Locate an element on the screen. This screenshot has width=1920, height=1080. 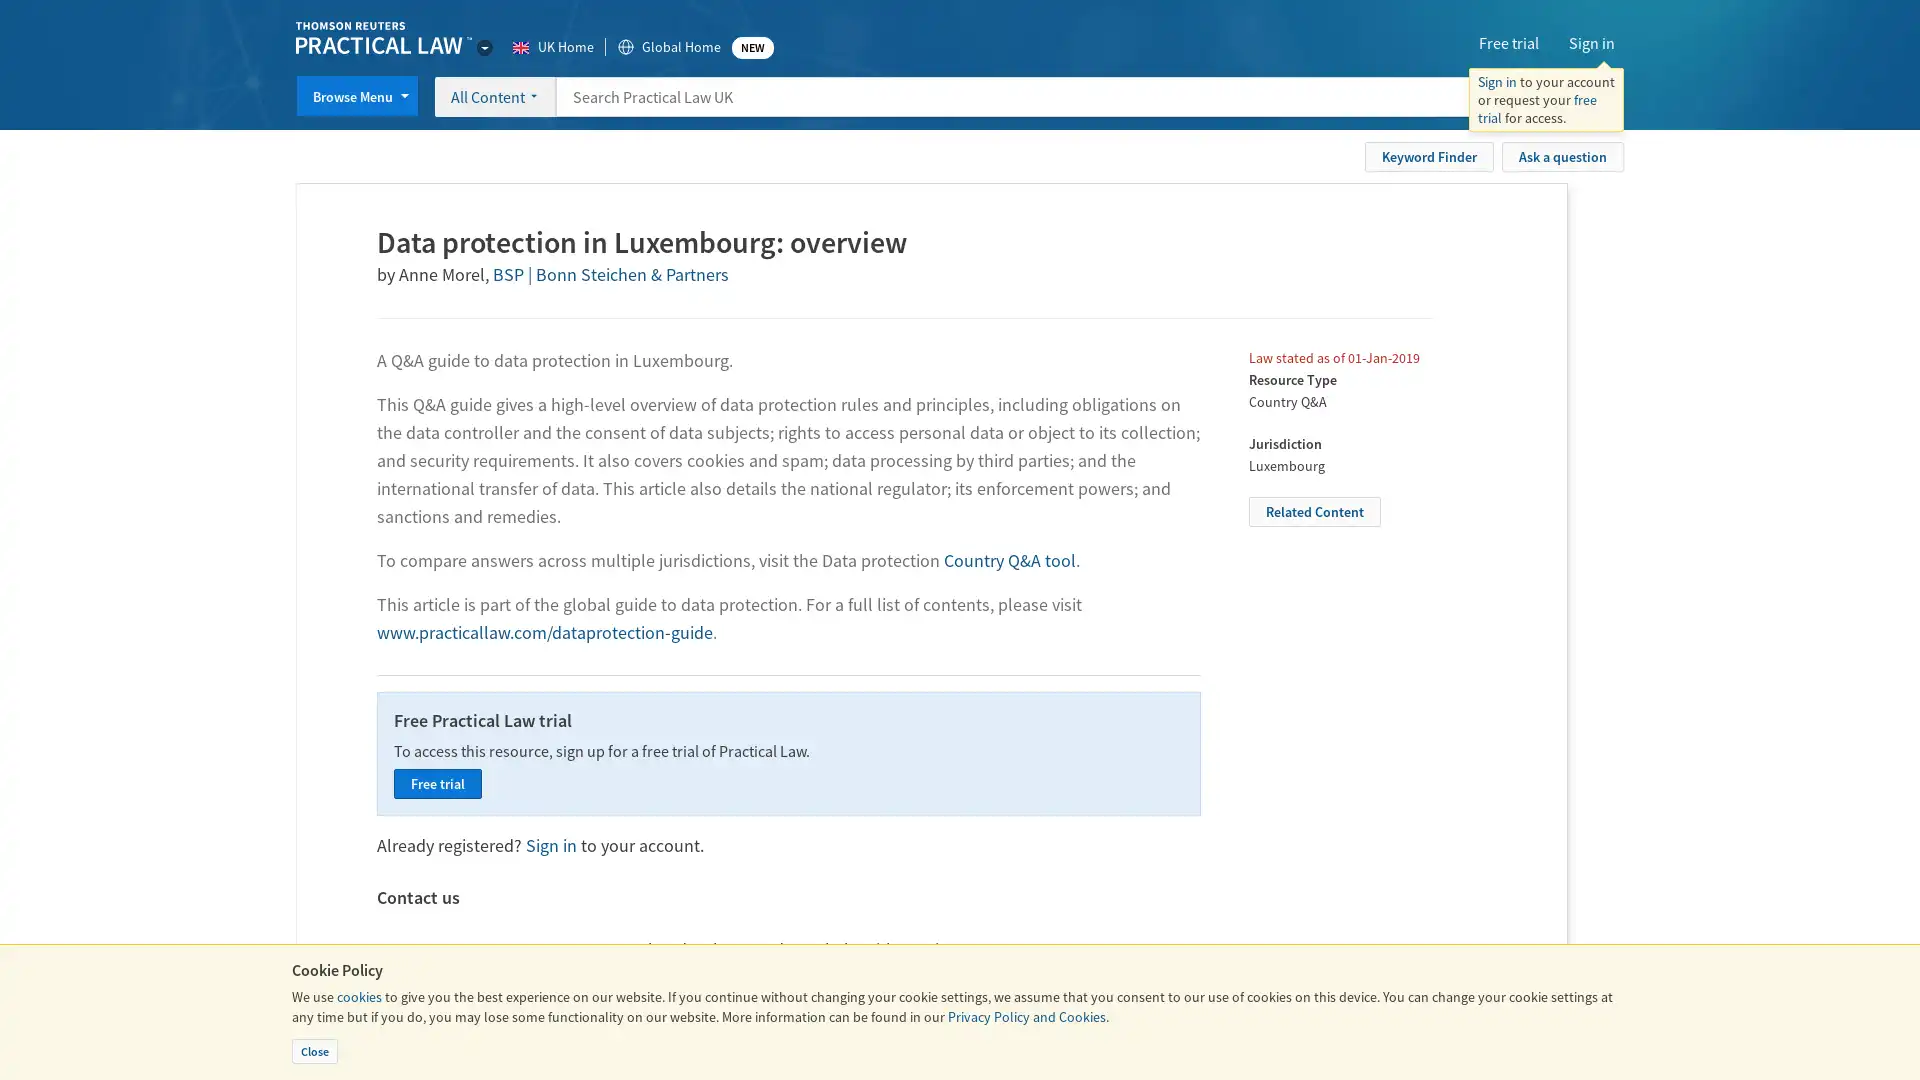
Ask a question is located at coordinates (1562, 154).